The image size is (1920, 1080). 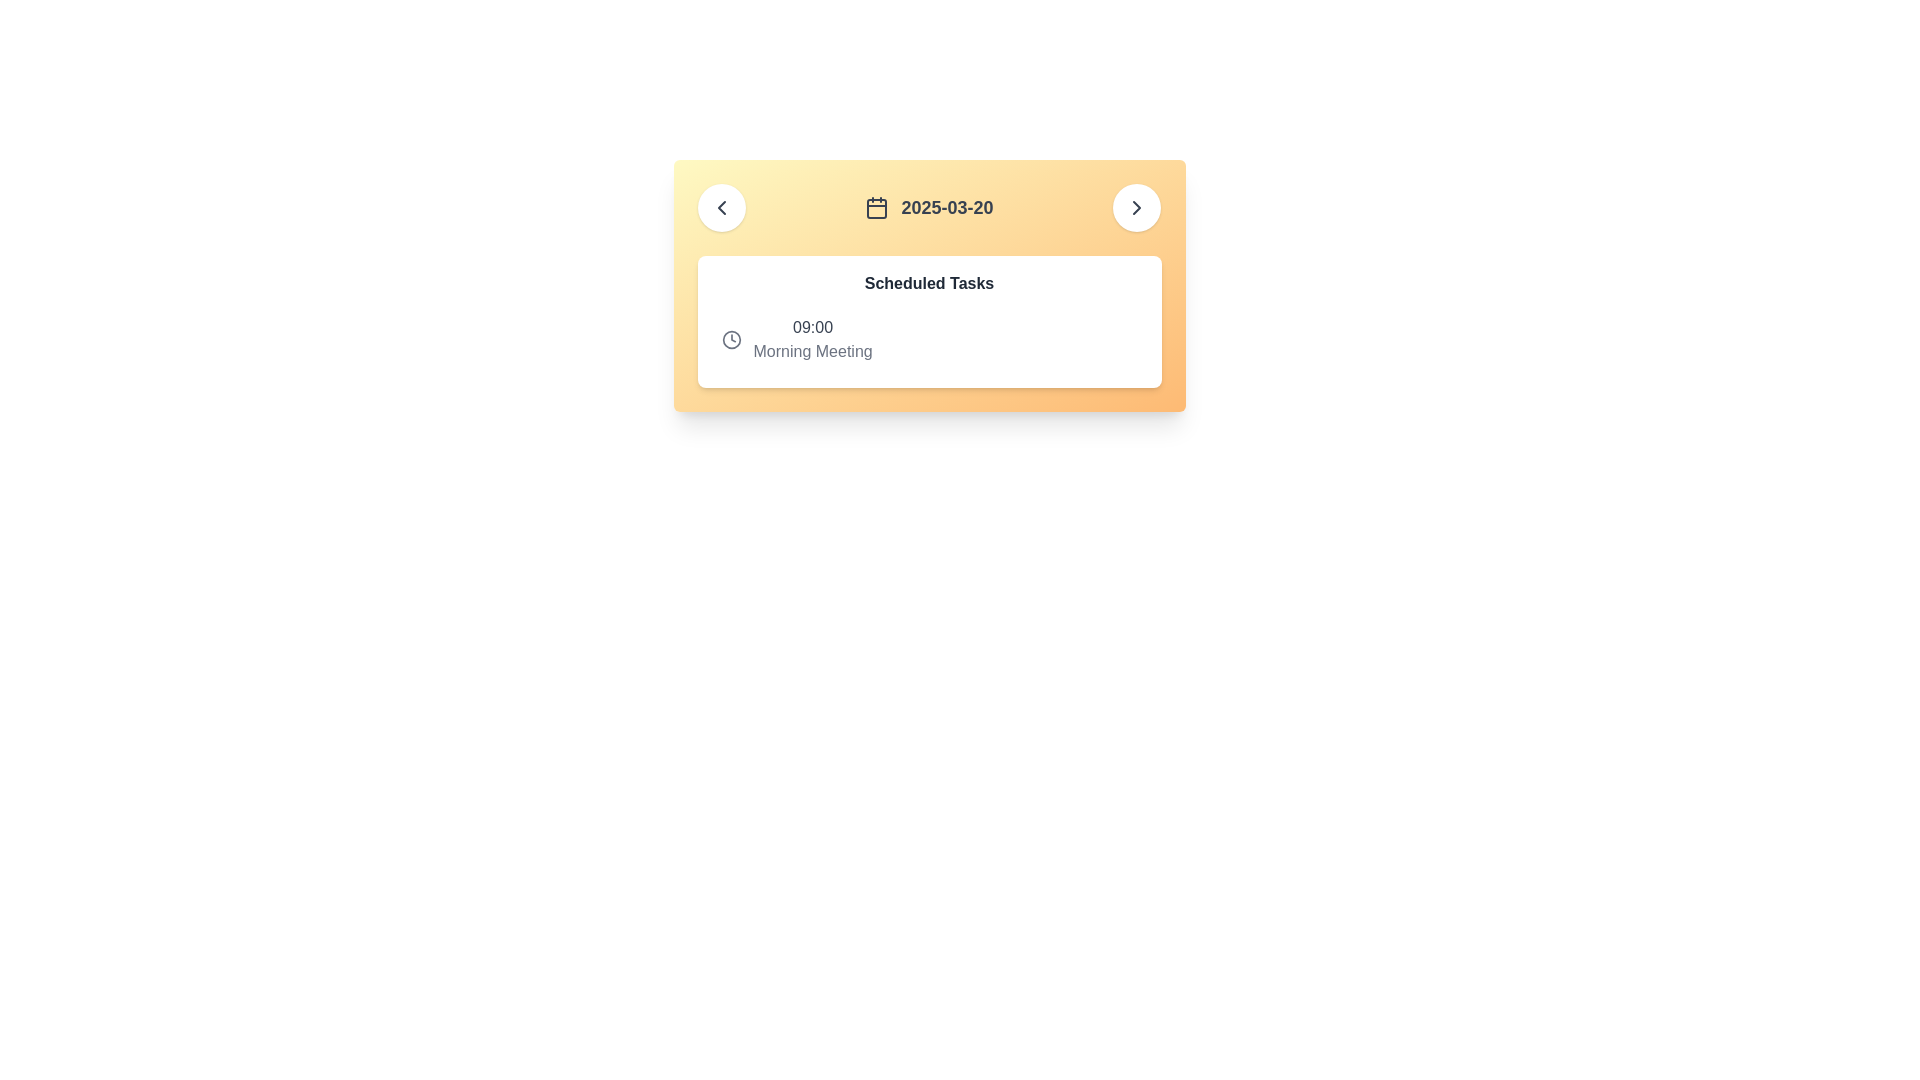 What do you see at coordinates (877, 208) in the screenshot?
I see `the Icon sub-component, a smaller rounded rectangle within the calendar icon, if it is enabled` at bounding box center [877, 208].